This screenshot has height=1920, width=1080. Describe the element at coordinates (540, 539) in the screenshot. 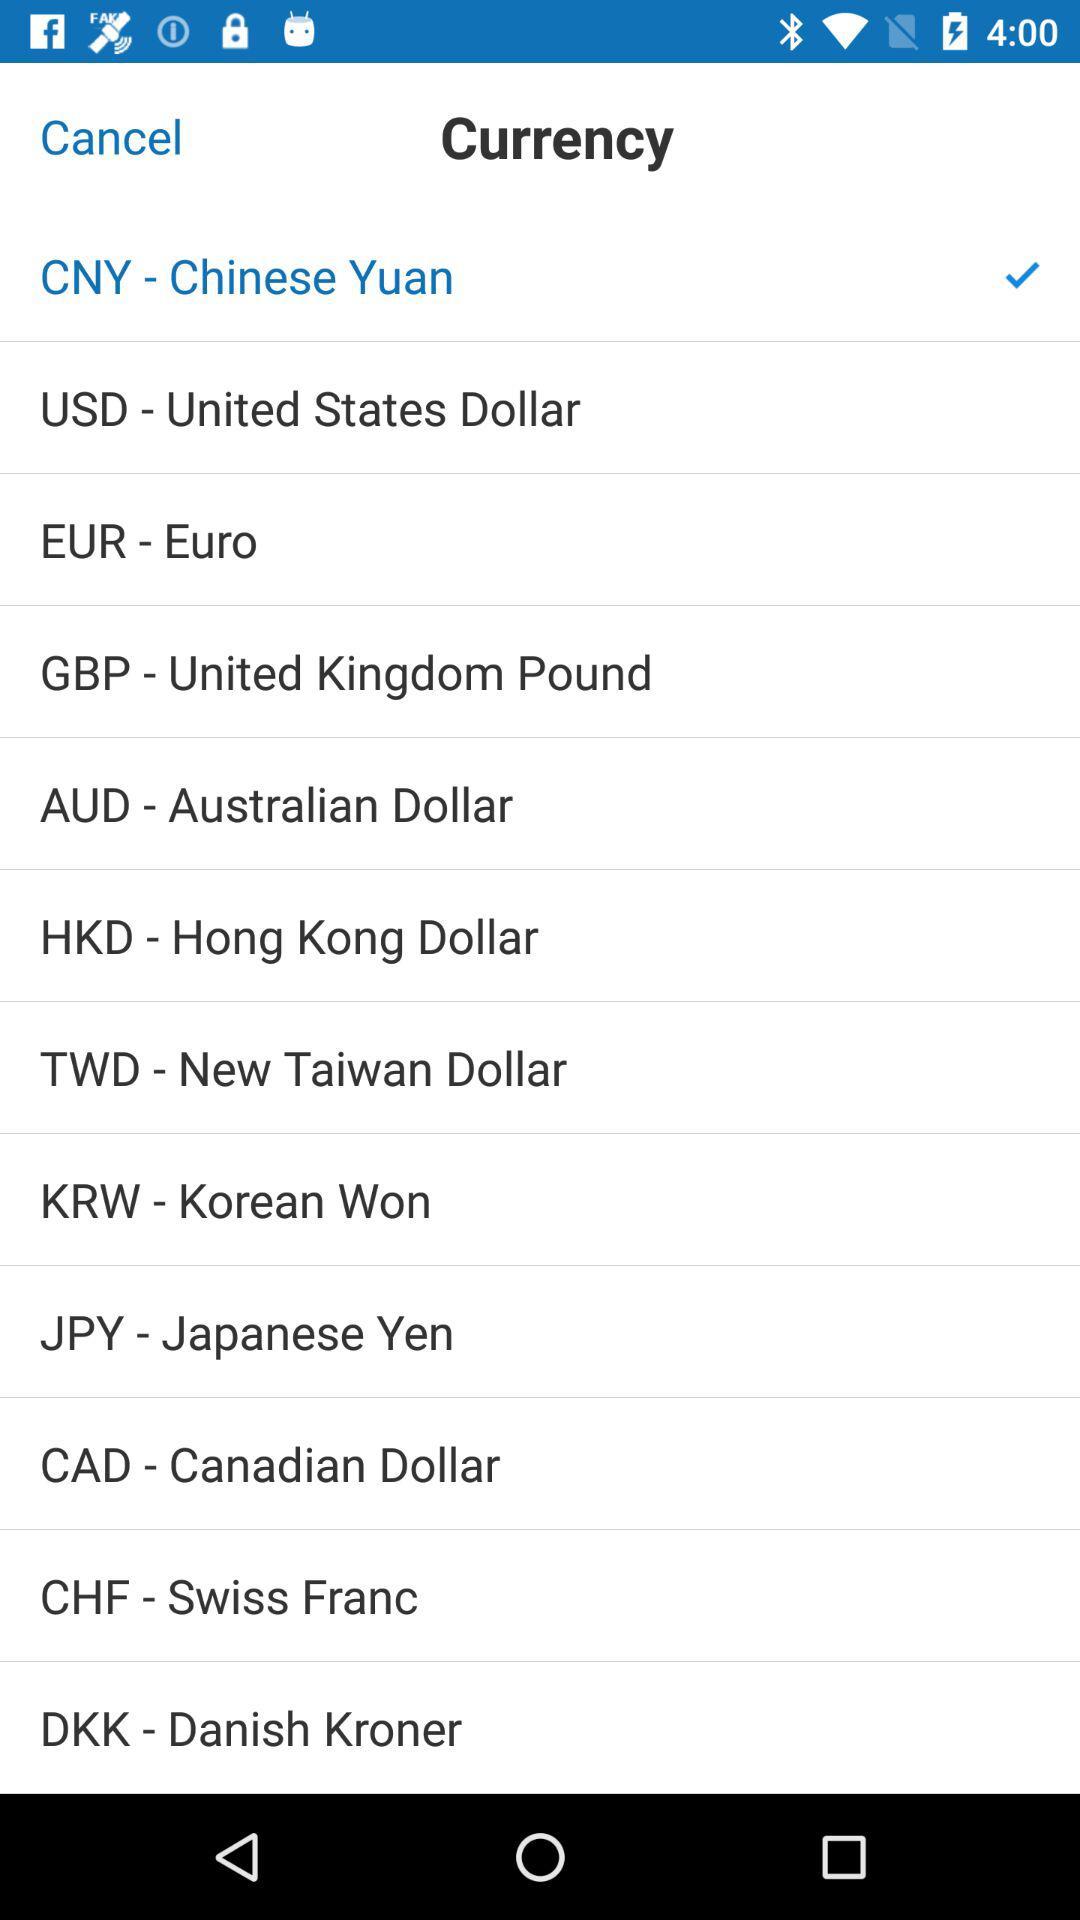

I see `icon below the usd united states item` at that location.